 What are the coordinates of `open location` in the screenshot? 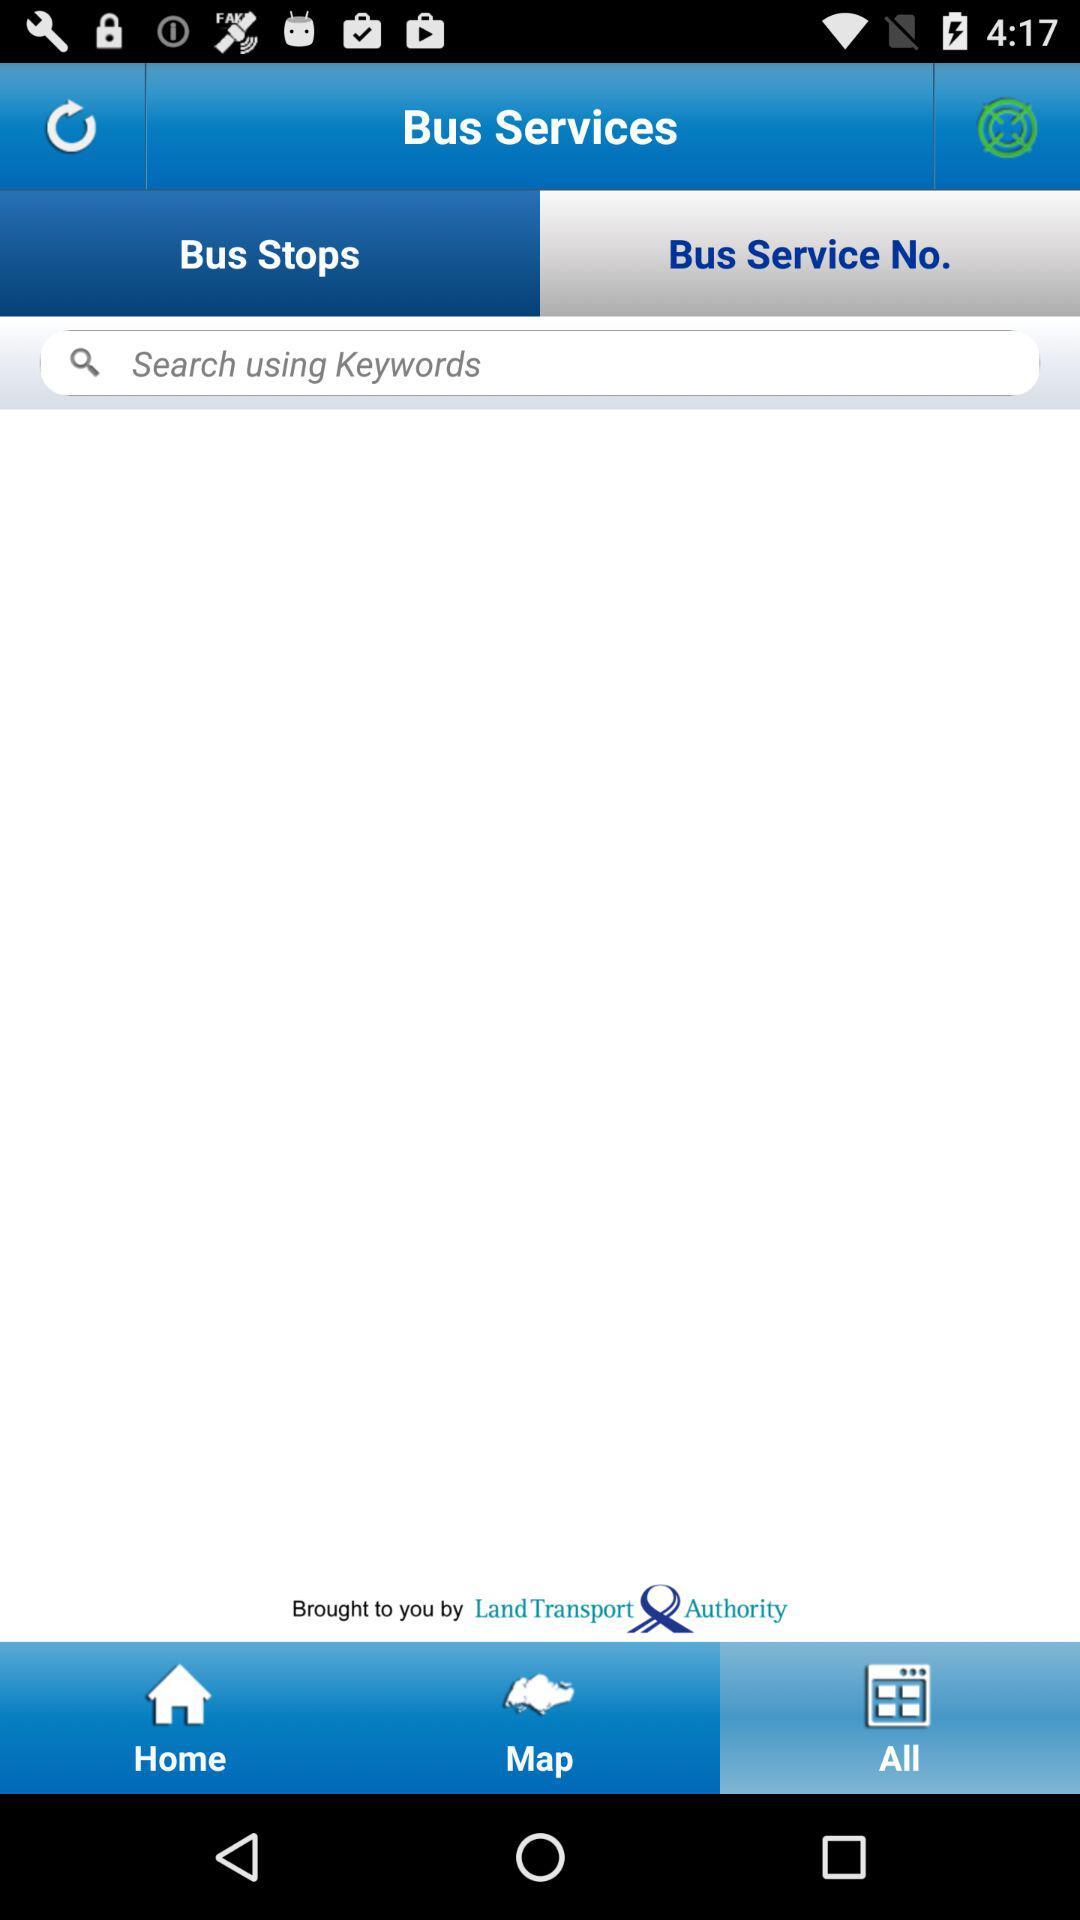 It's located at (1007, 124).